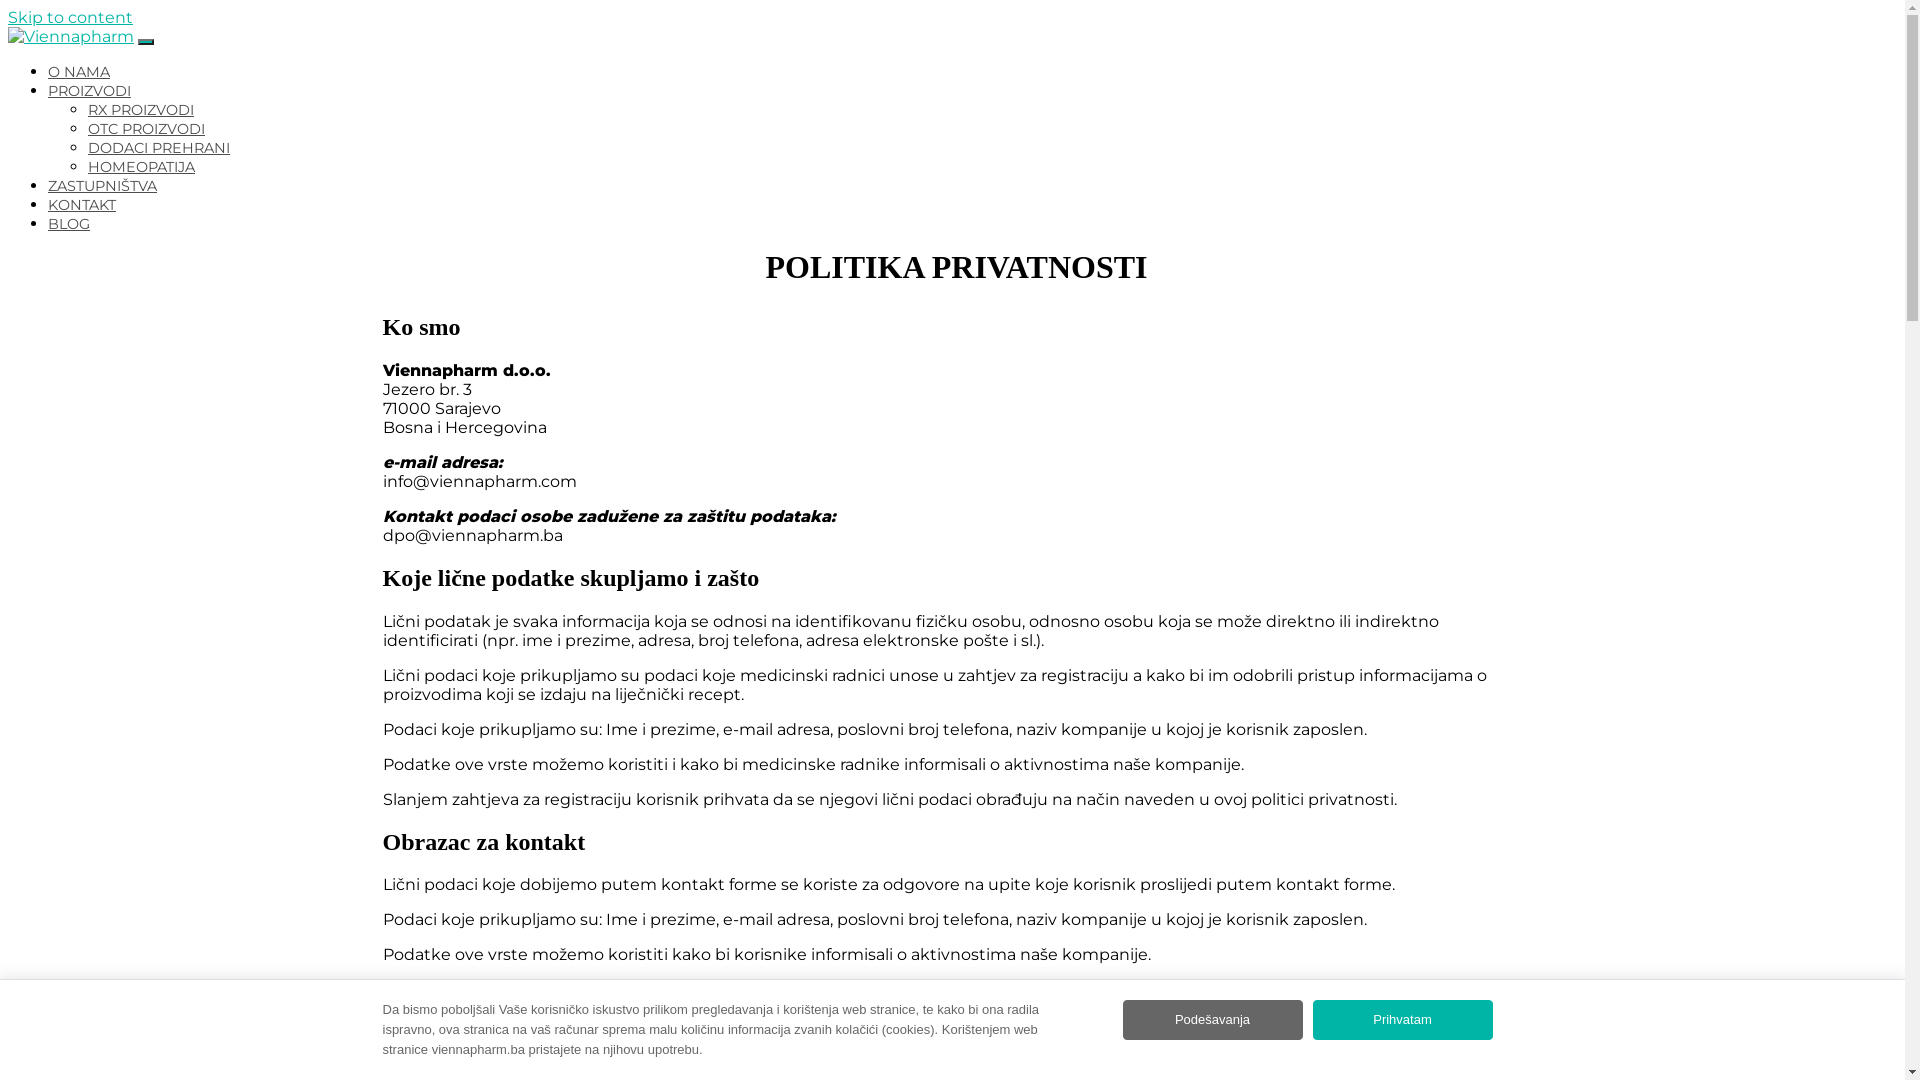  Describe the element at coordinates (157, 146) in the screenshot. I see `'DODACI PREHRANI'` at that location.